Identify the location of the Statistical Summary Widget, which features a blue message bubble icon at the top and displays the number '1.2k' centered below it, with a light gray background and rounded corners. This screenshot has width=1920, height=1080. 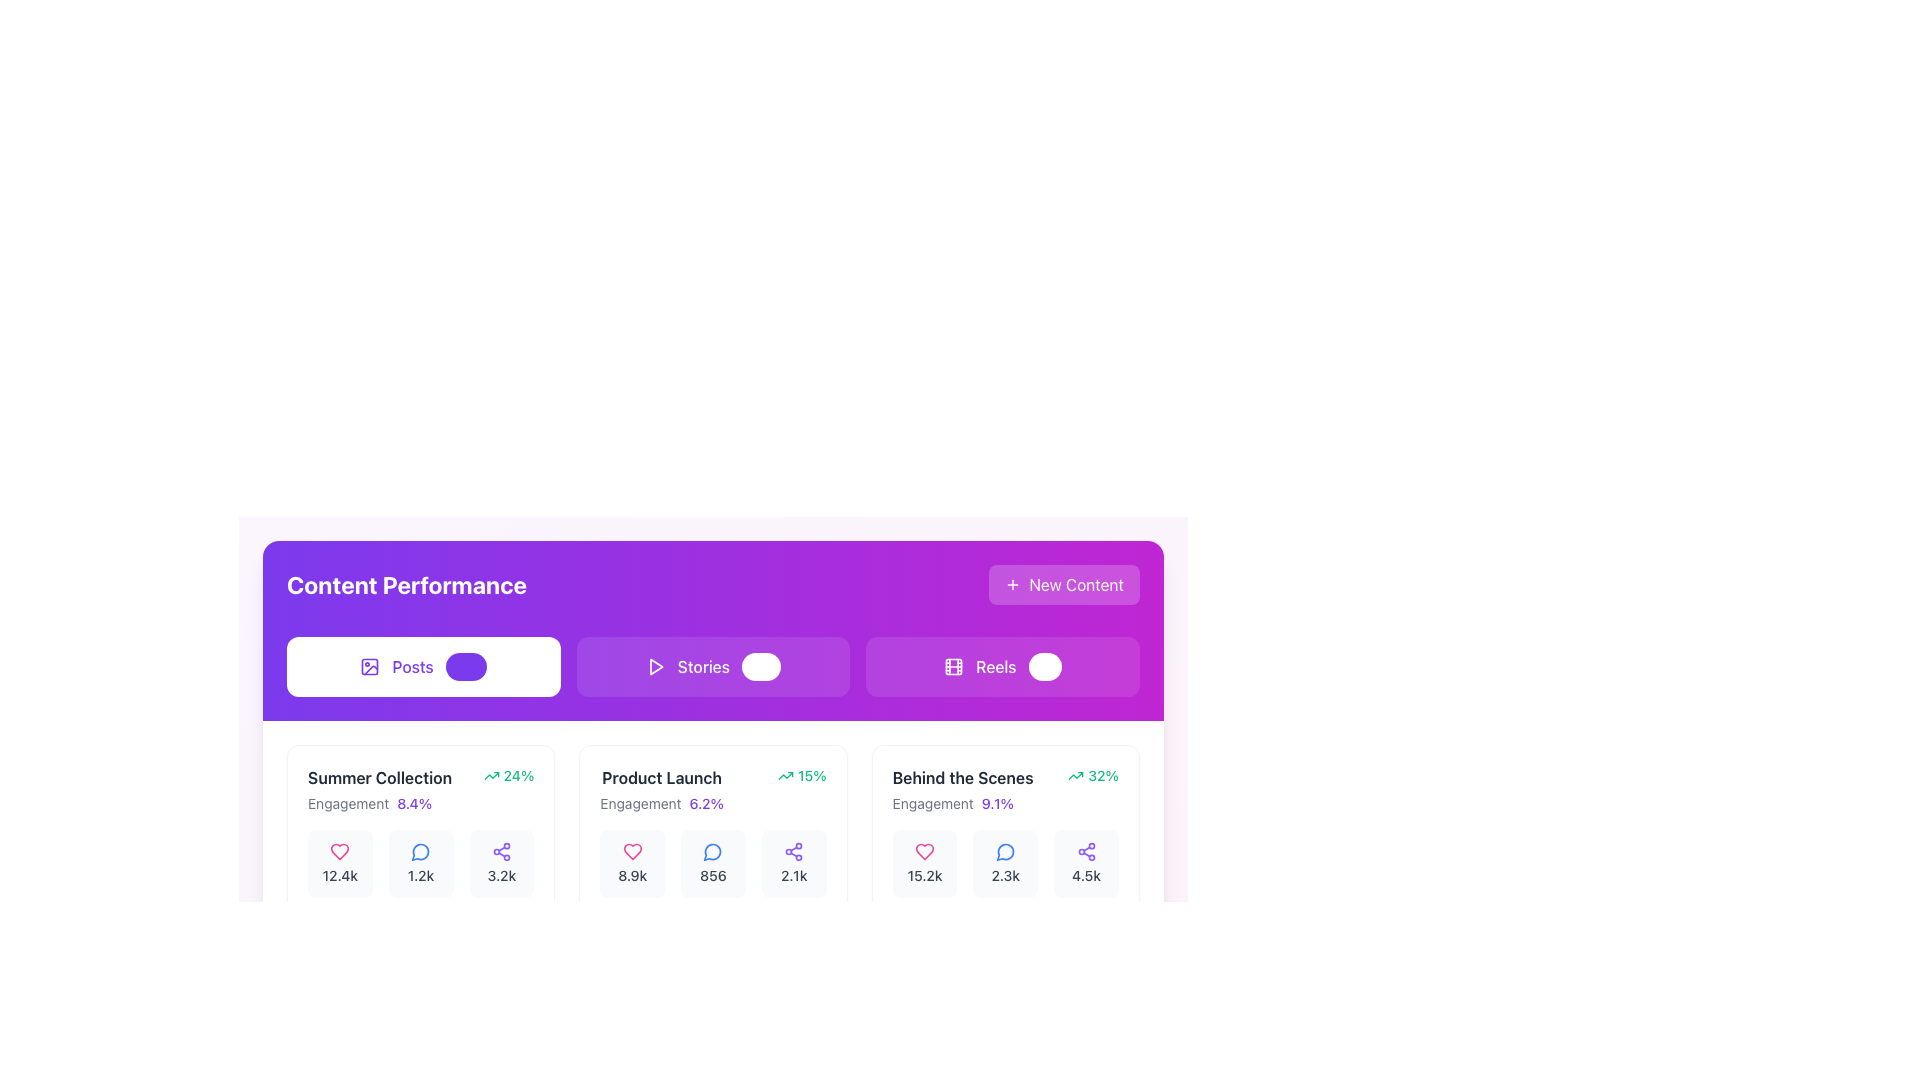
(420, 863).